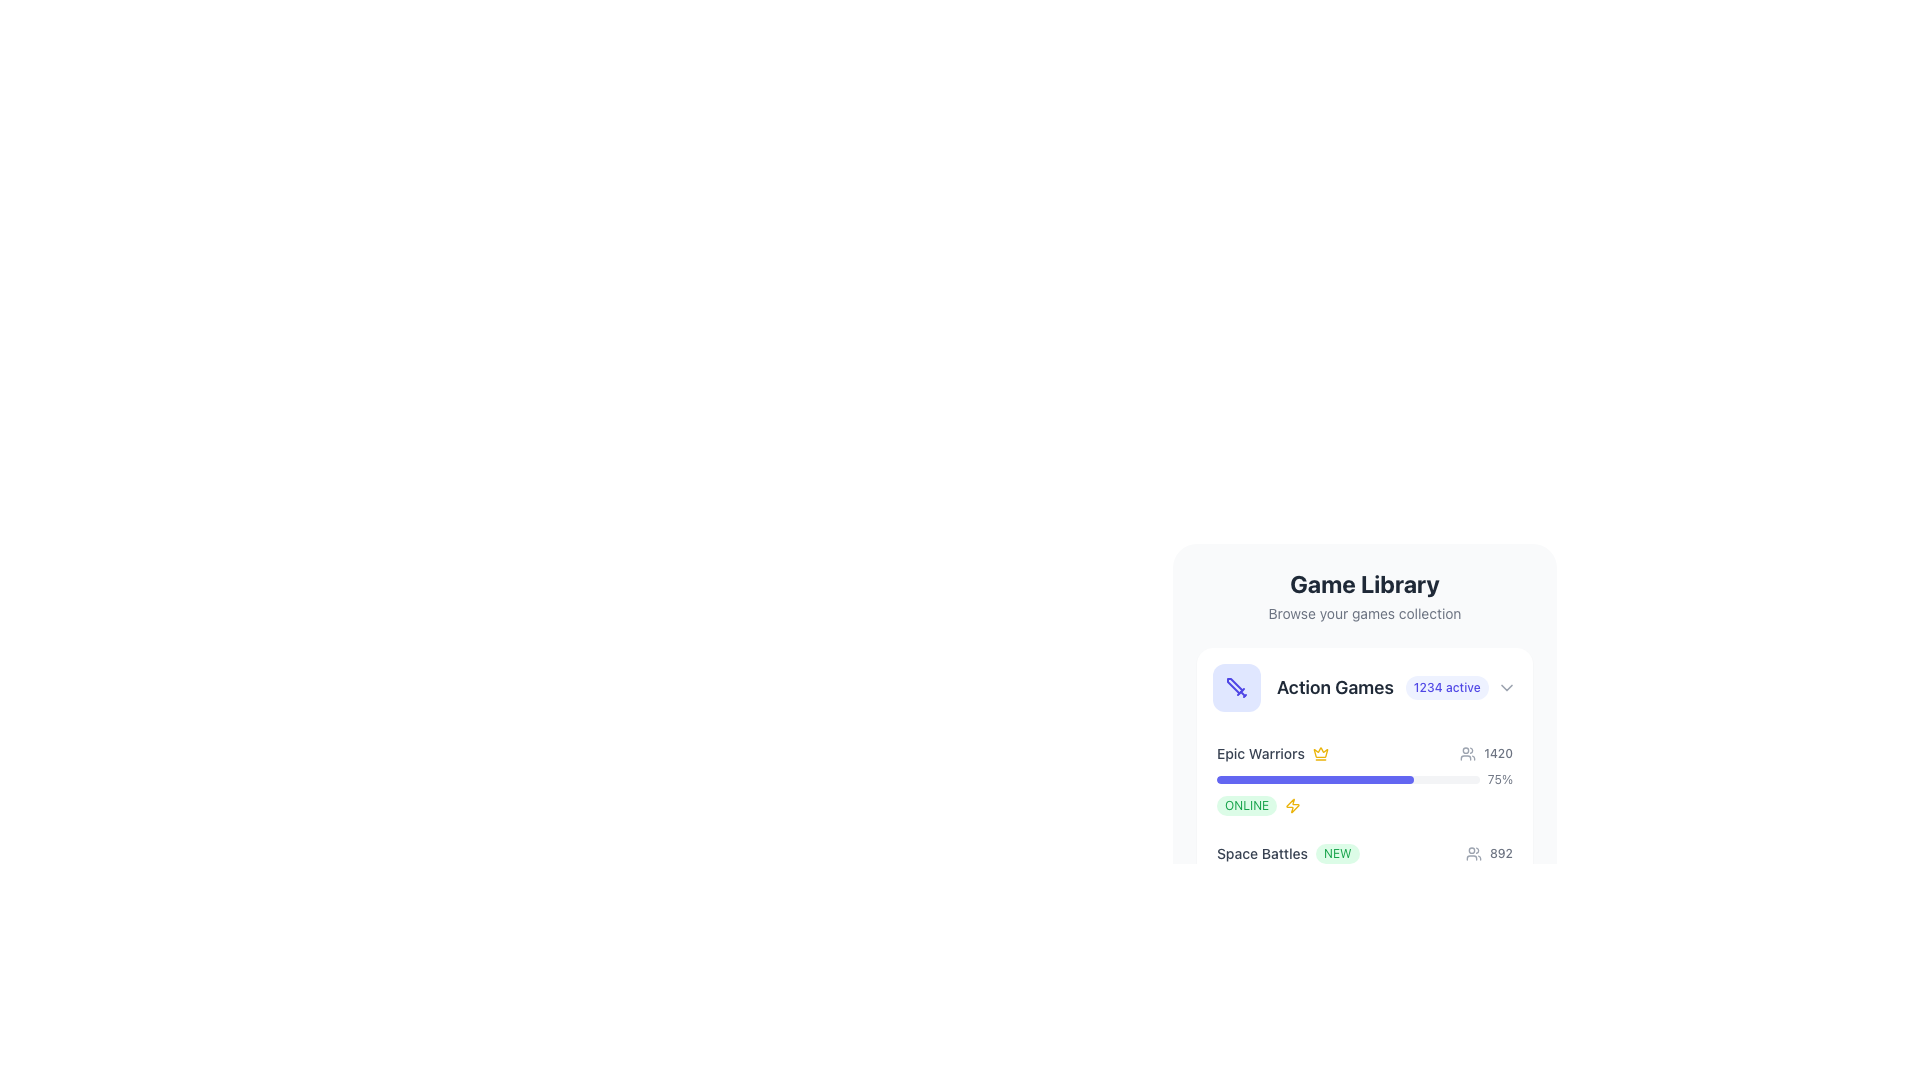 Image resolution: width=1920 pixels, height=1080 pixels. What do you see at coordinates (1271, 753) in the screenshot?
I see `game title 'Epic Warriors' displayed with an adjacent crown icon, which is the first entry in the 'Action Games' list` at bounding box center [1271, 753].